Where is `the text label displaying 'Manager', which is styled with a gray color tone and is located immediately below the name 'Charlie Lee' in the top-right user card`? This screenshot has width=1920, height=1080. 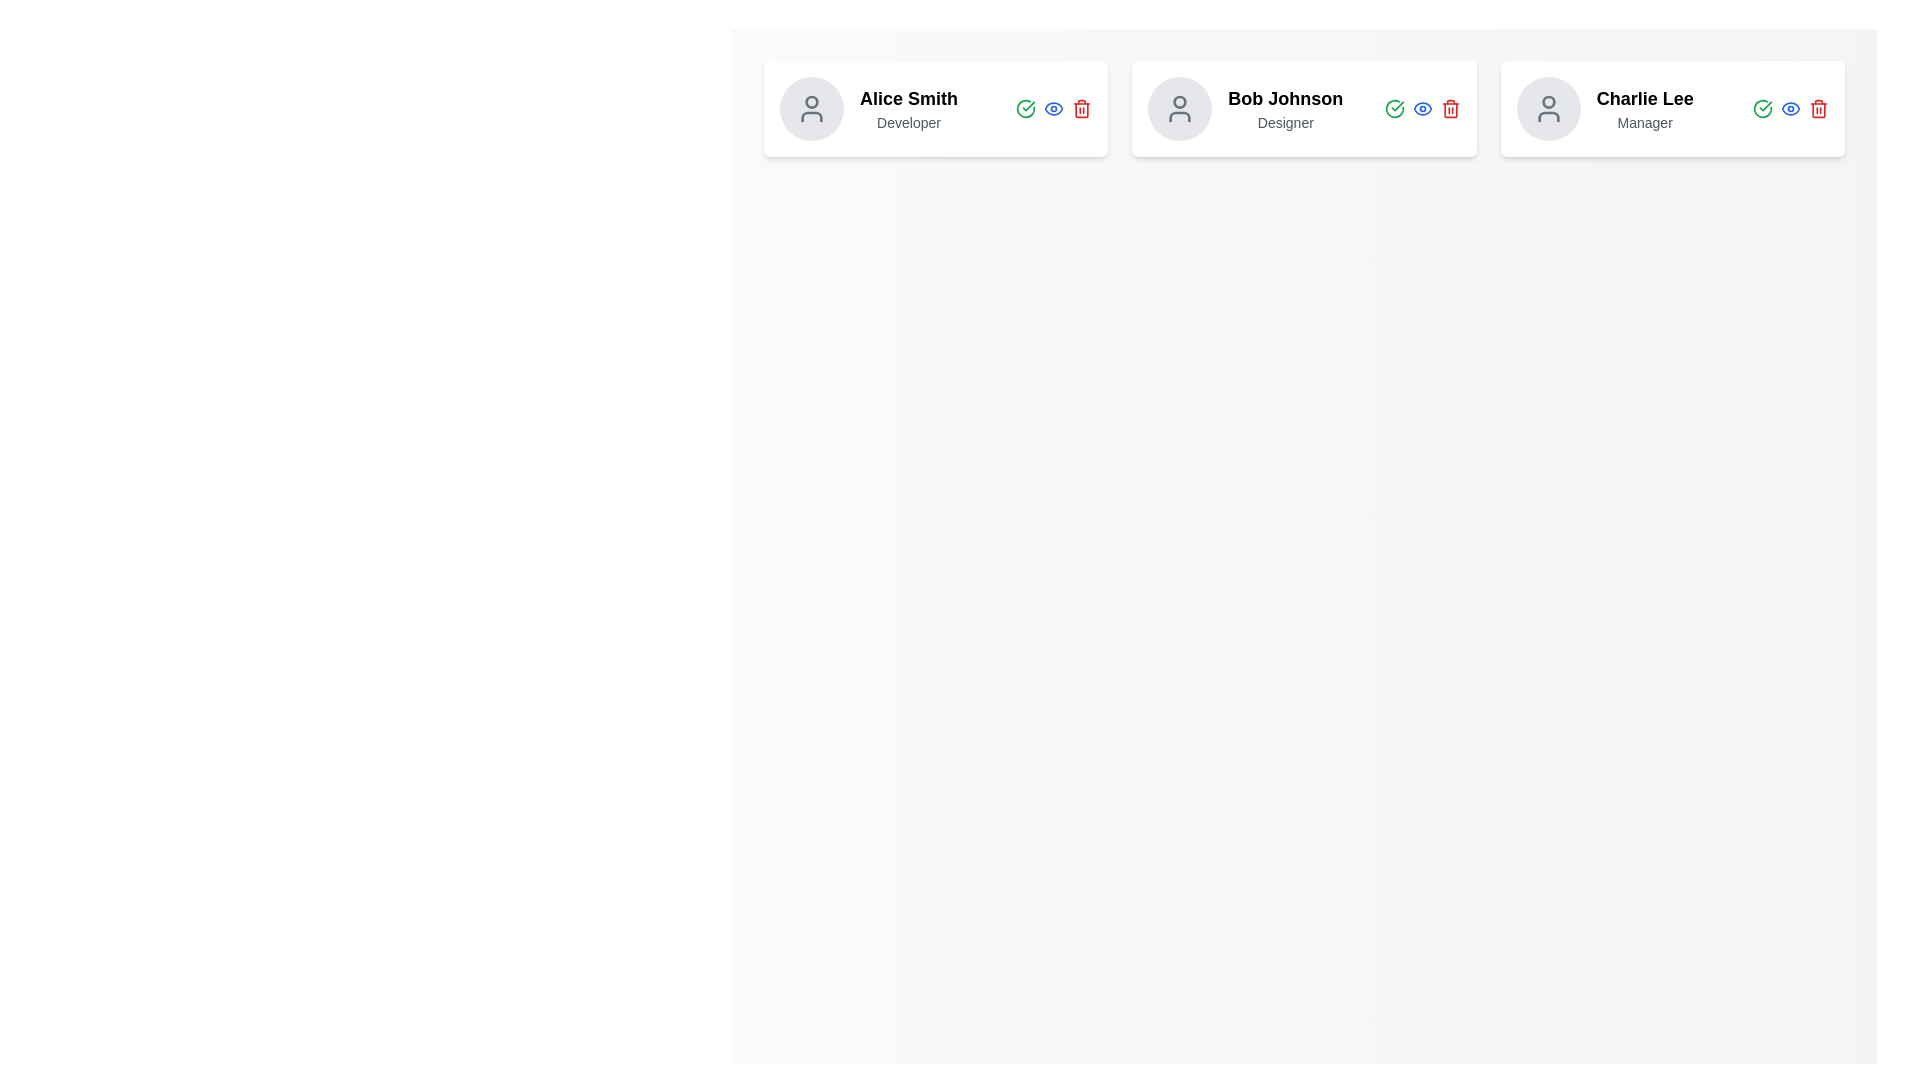
the text label displaying 'Manager', which is styled with a gray color tone and is located immediately below the name 'Charlie Lee' in the top-right user card is located at coordinates (1645, 123).